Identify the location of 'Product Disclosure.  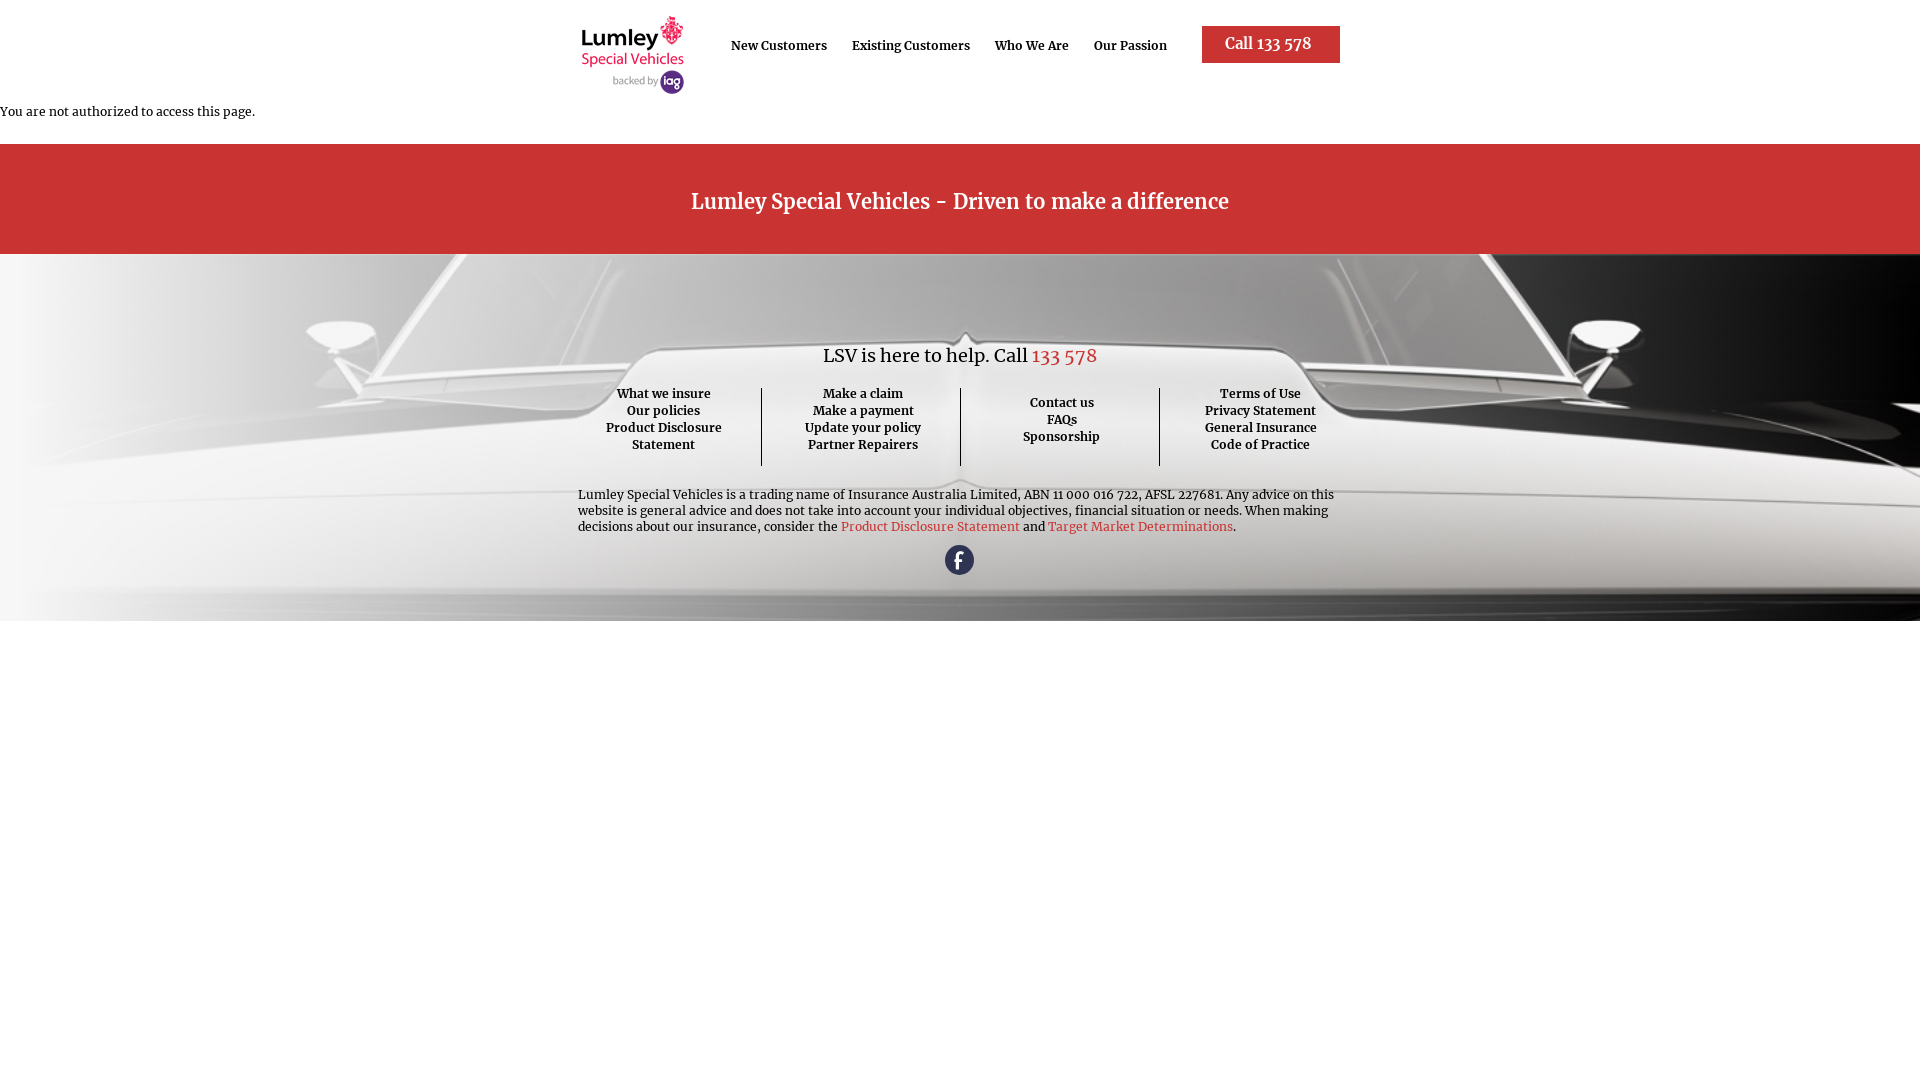
(663, 434).